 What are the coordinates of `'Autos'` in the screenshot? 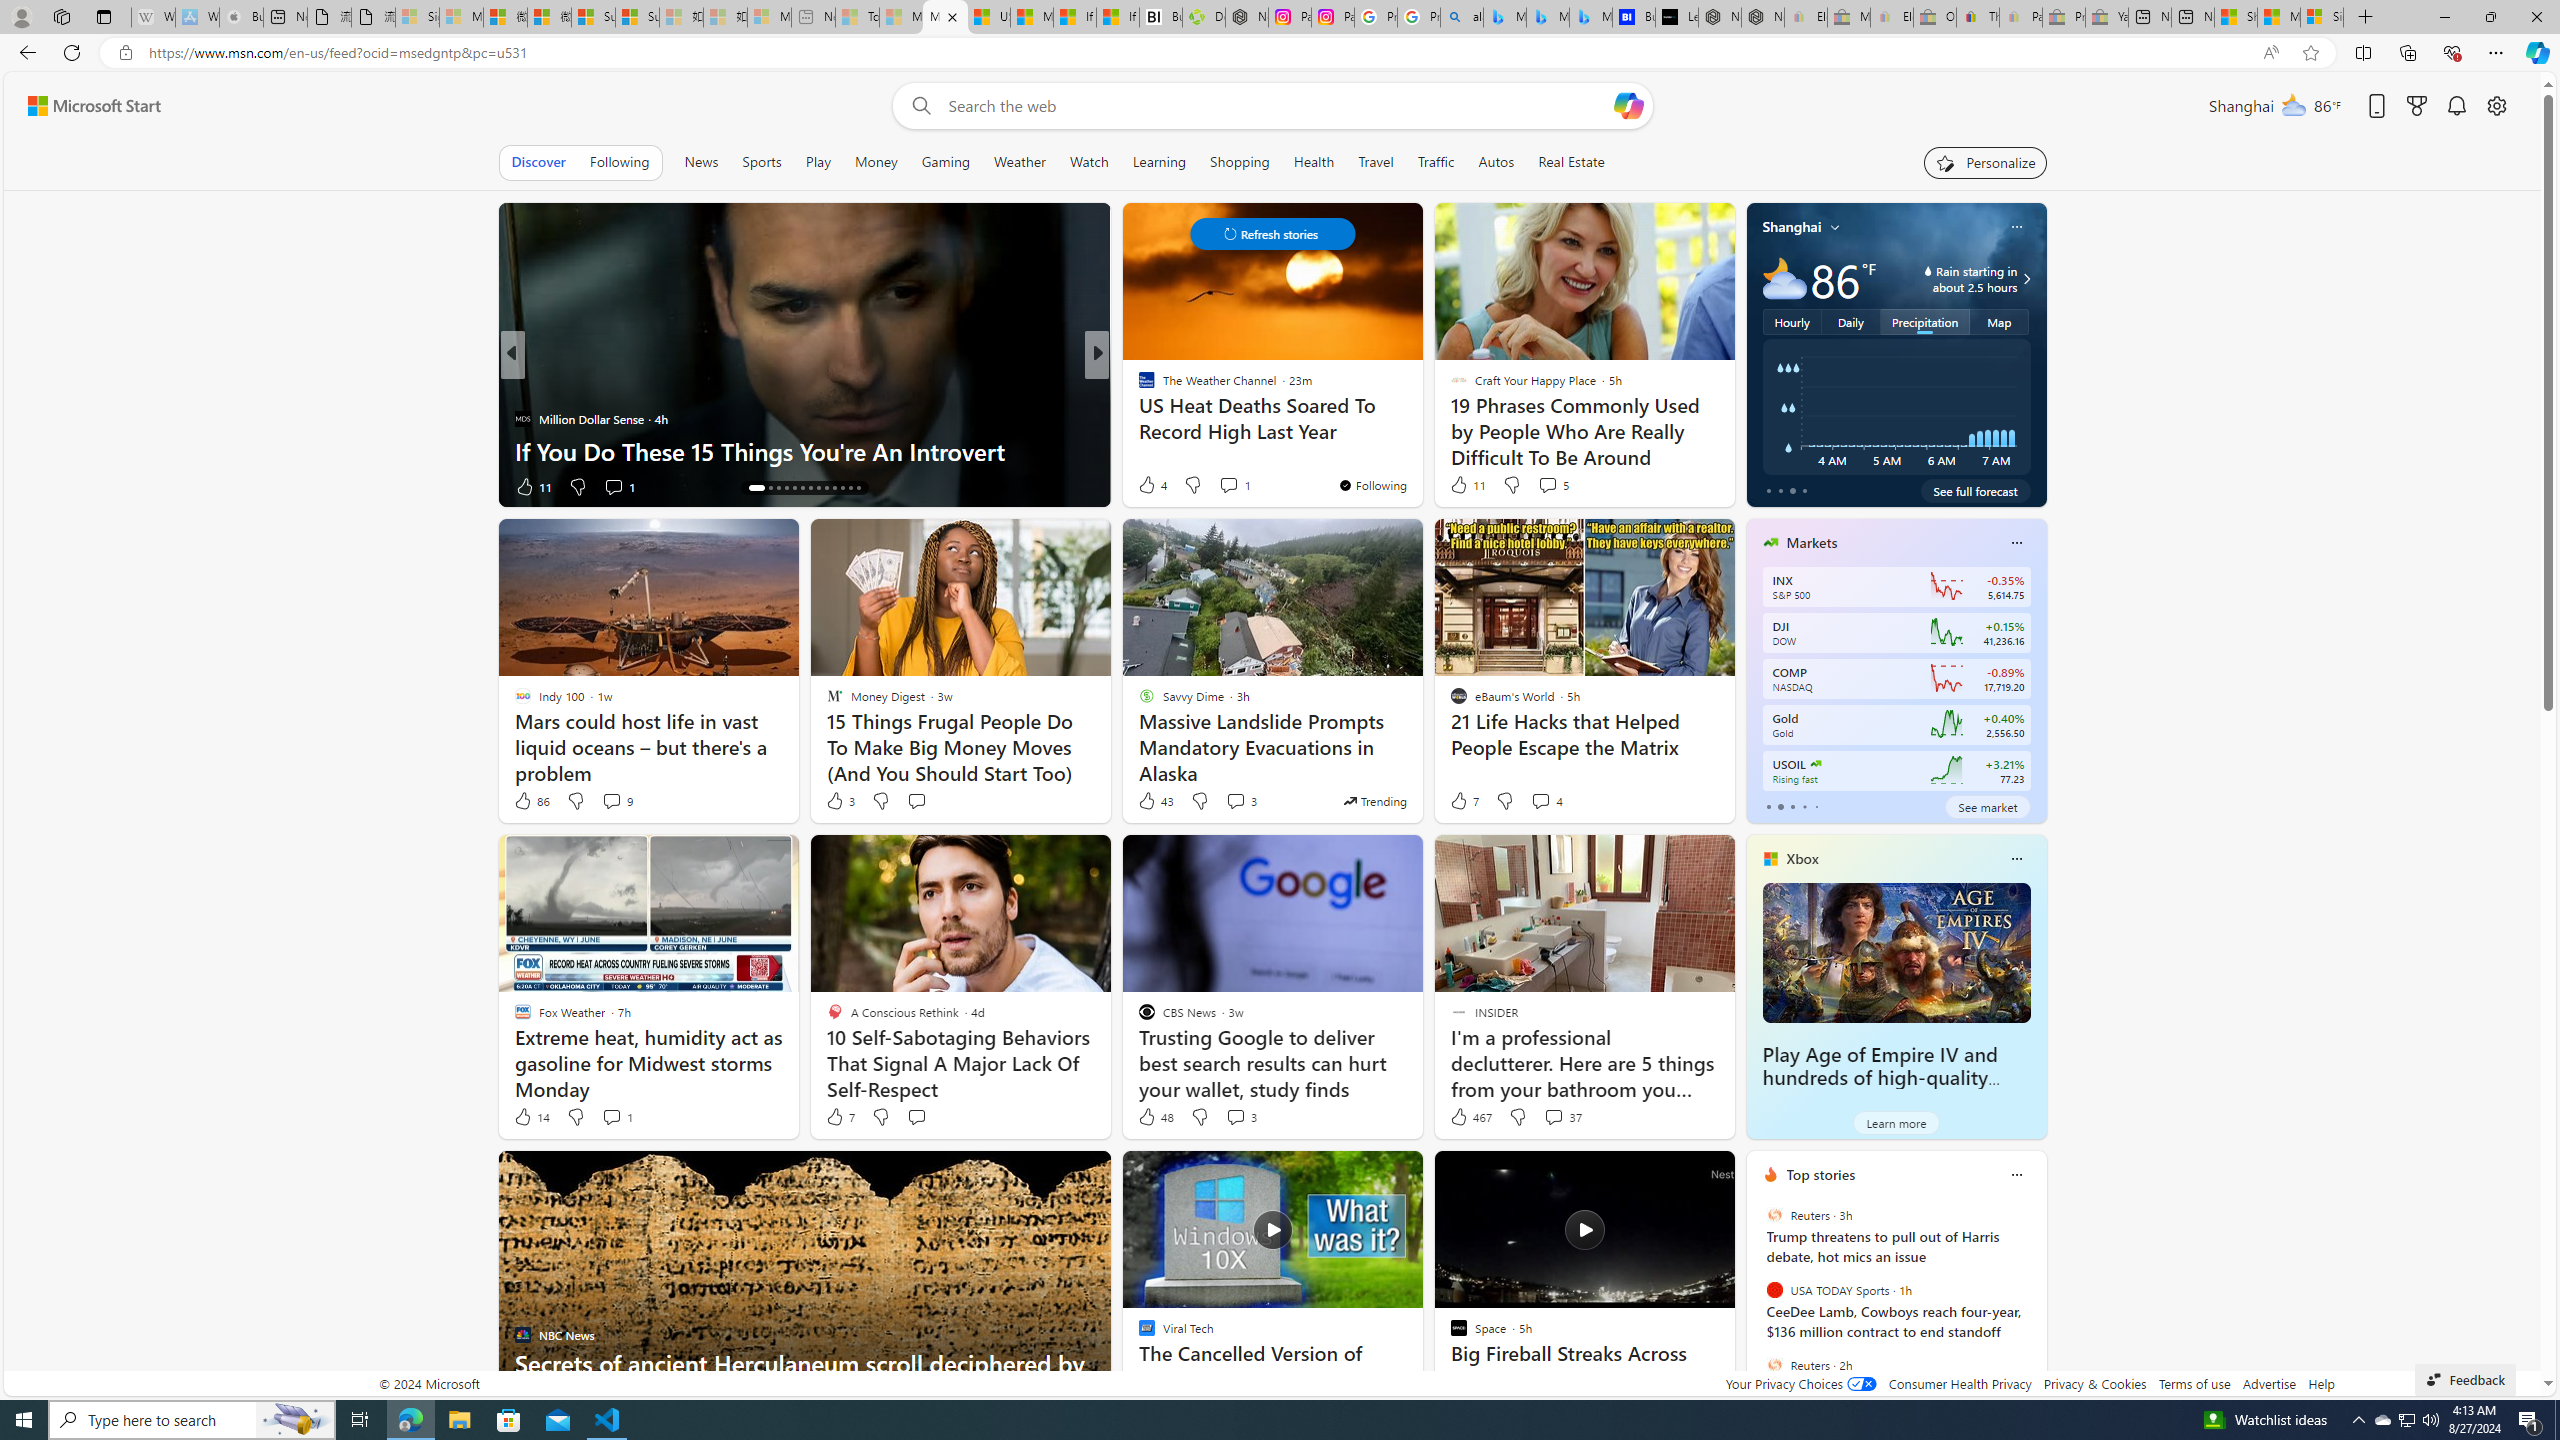 It's located at (1496, 161).